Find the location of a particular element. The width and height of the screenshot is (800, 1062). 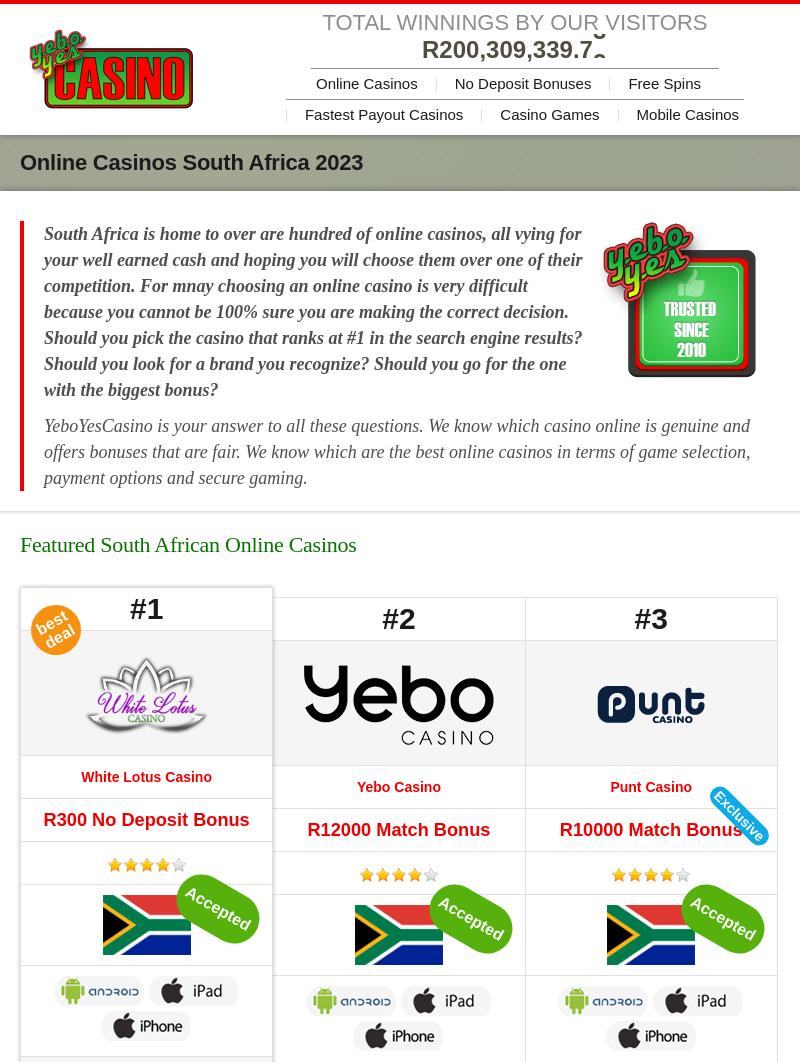

'Online Casinos' is located at coordinates (366, 82).